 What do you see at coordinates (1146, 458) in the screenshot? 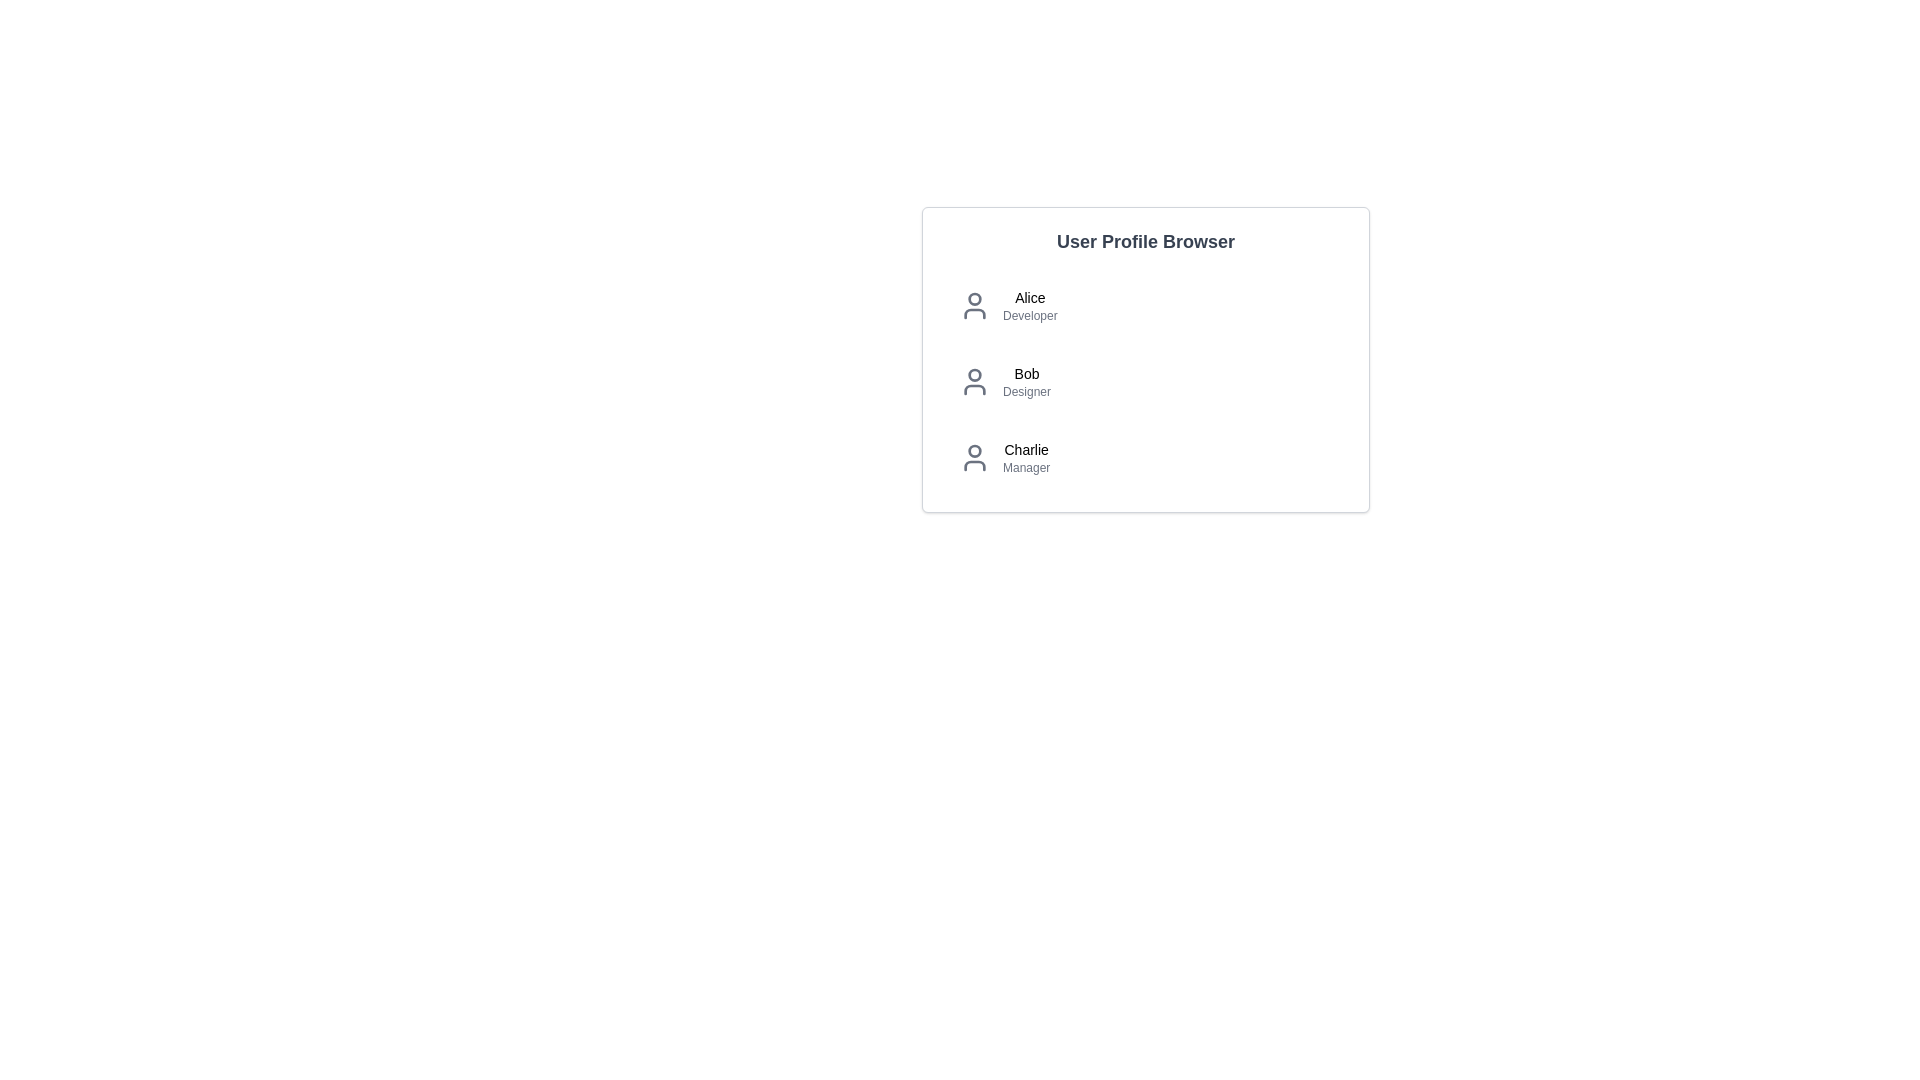
I see `the third clickable list item representing the user 'Charlie'` at bounding box center [1146, 458].